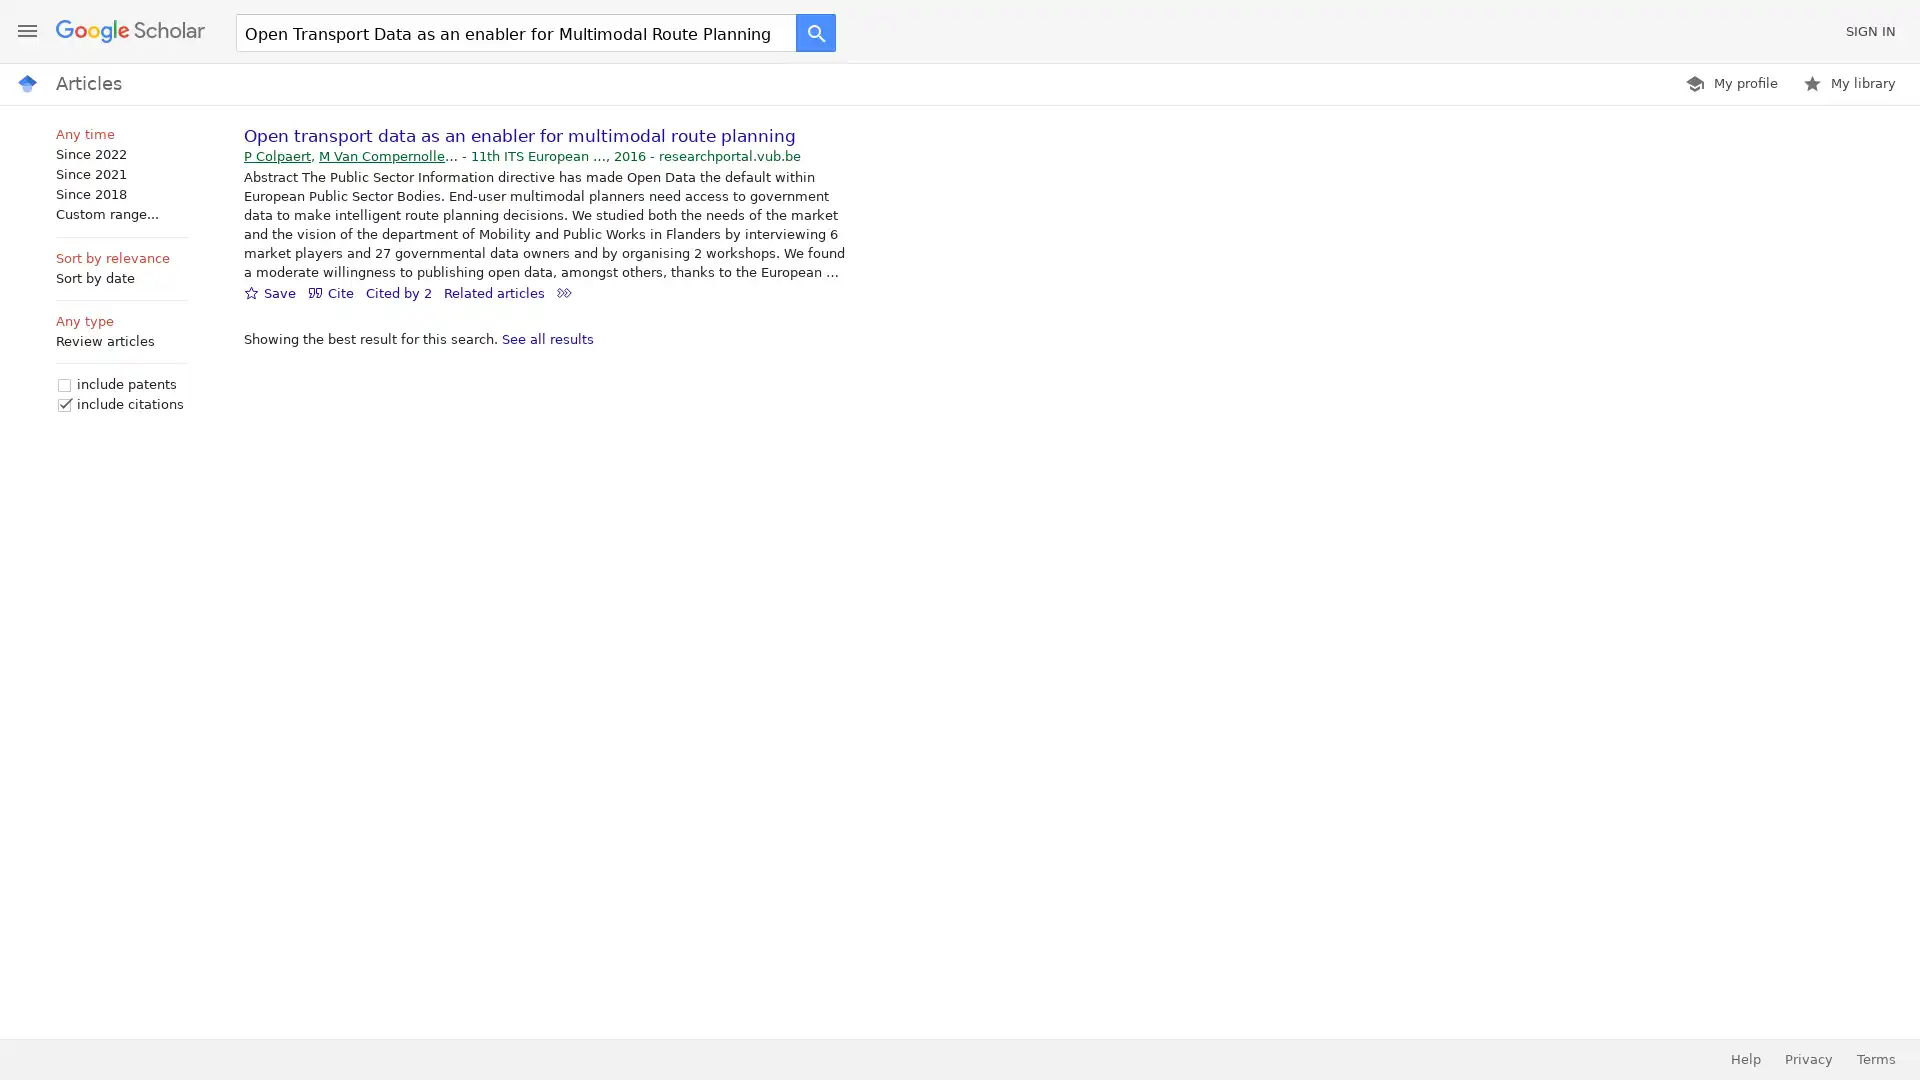 This screenshot has height=1080, width=1920. I want to click on More, so click(563, 292).